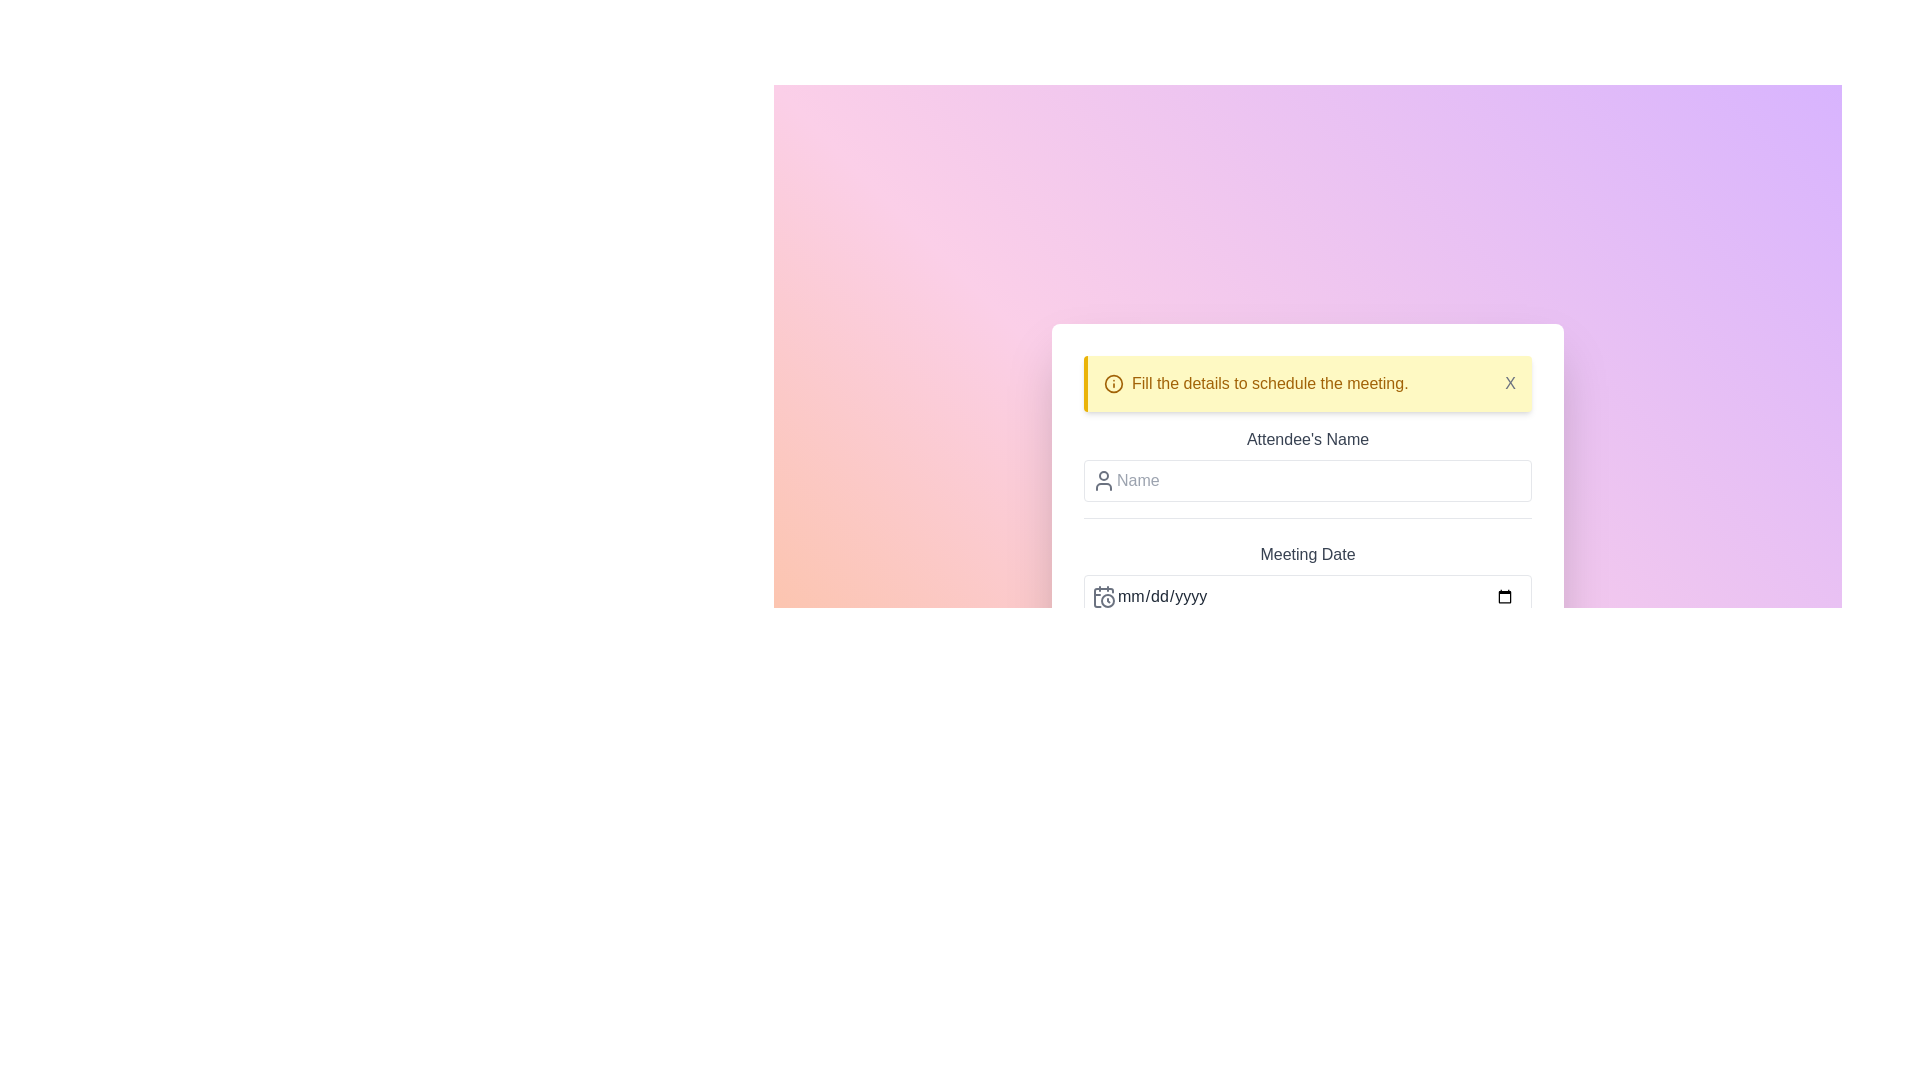 The image size is (1920, 1080). Describe the element at coordinates (1103, 596) in the screenshot. I see `the calendar icon with a clock overlay, positioned next to the date input field, to open the associated date picker` at that location.